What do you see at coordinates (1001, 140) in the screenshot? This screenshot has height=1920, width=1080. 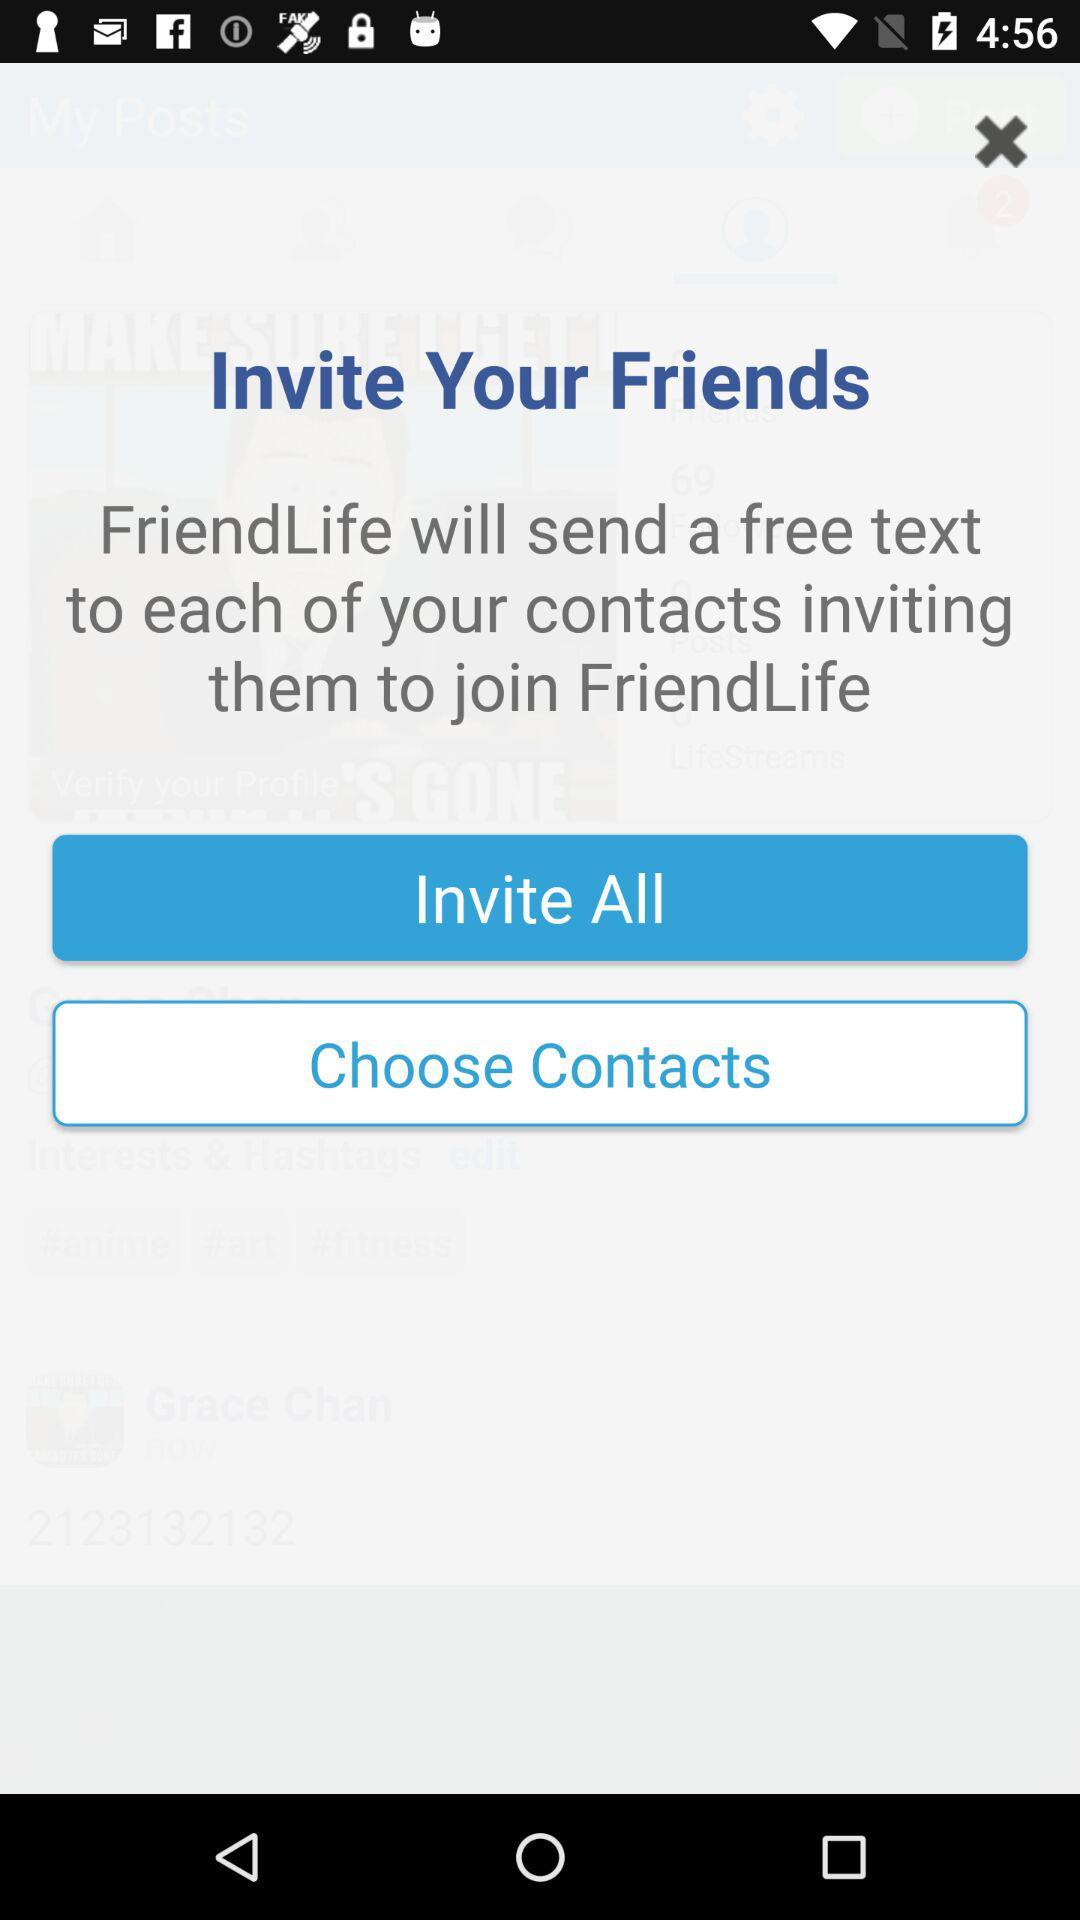 I see `close` at bounding box center [1001, 140].